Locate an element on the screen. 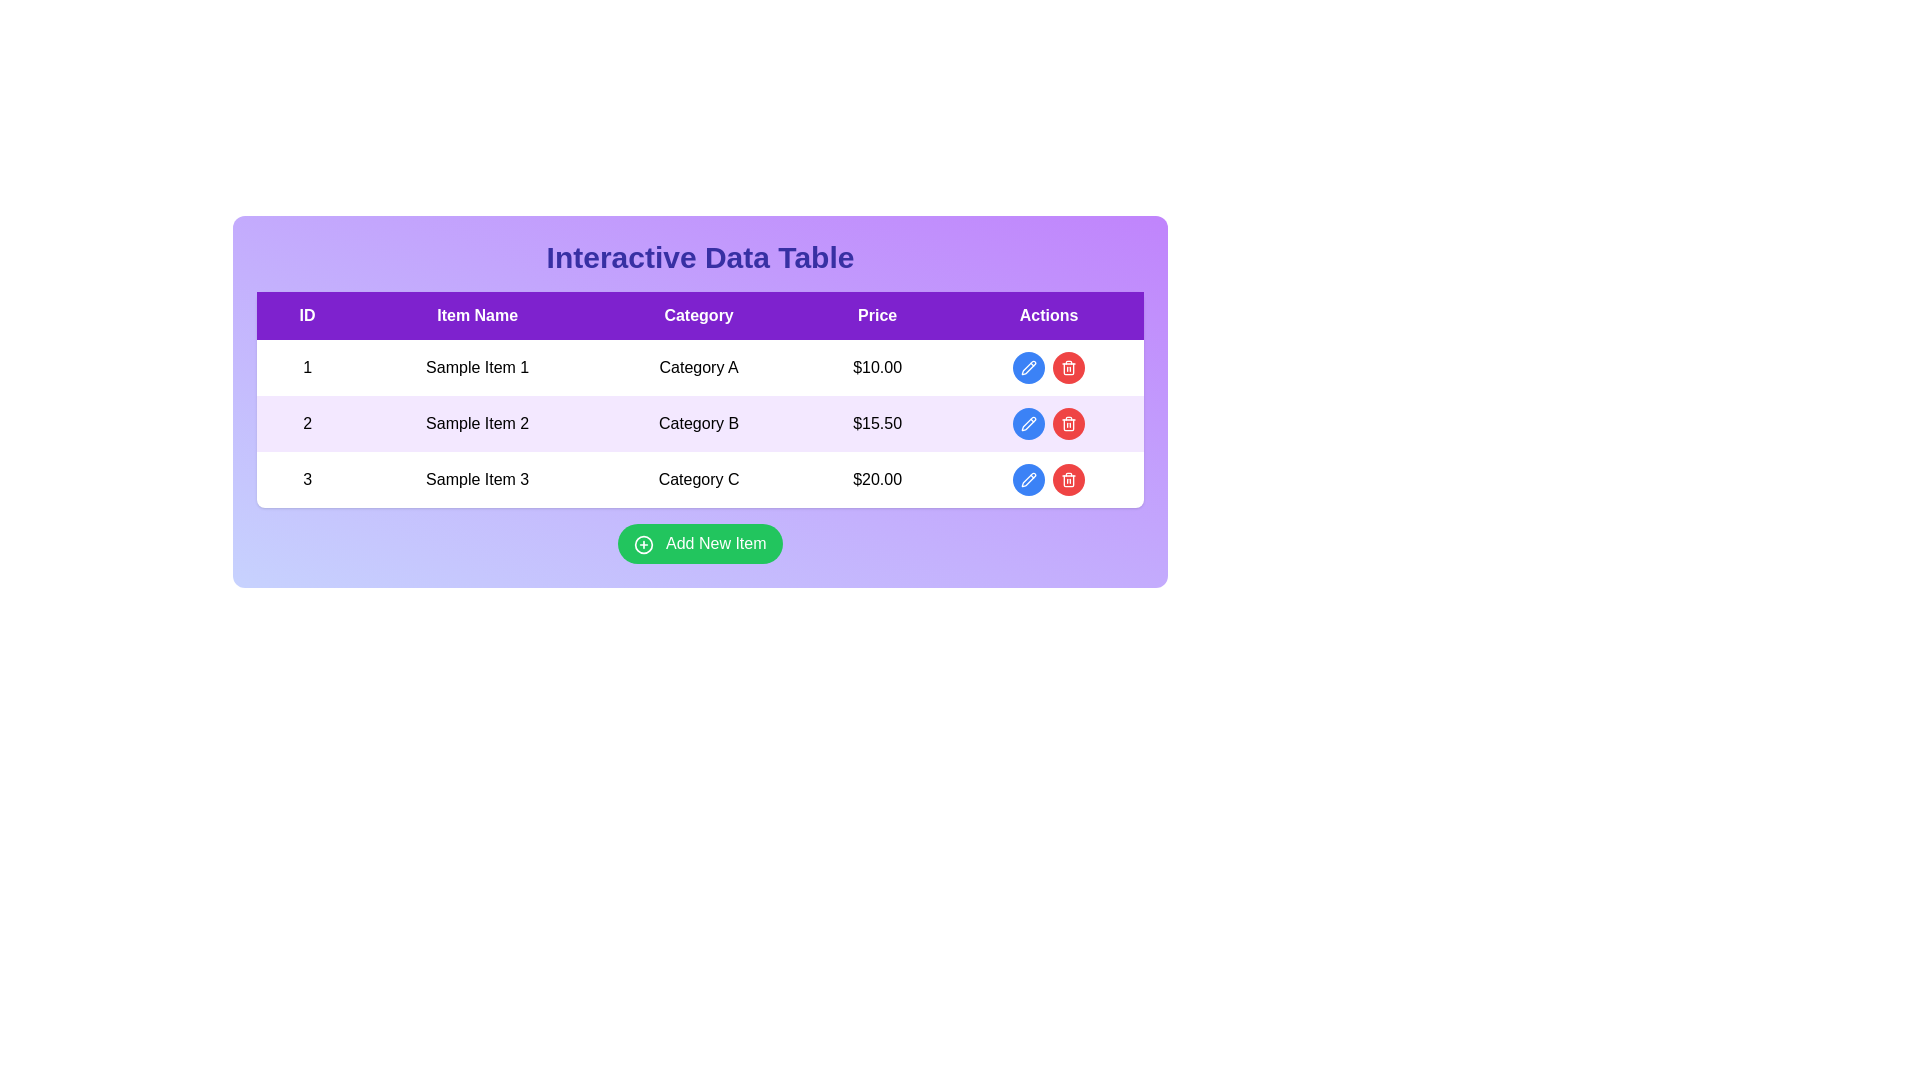  the 'Actions' column header text label, which is positioned at the far right of the table header, indicating the purpose of the column is located at coordinates (1048, 315).